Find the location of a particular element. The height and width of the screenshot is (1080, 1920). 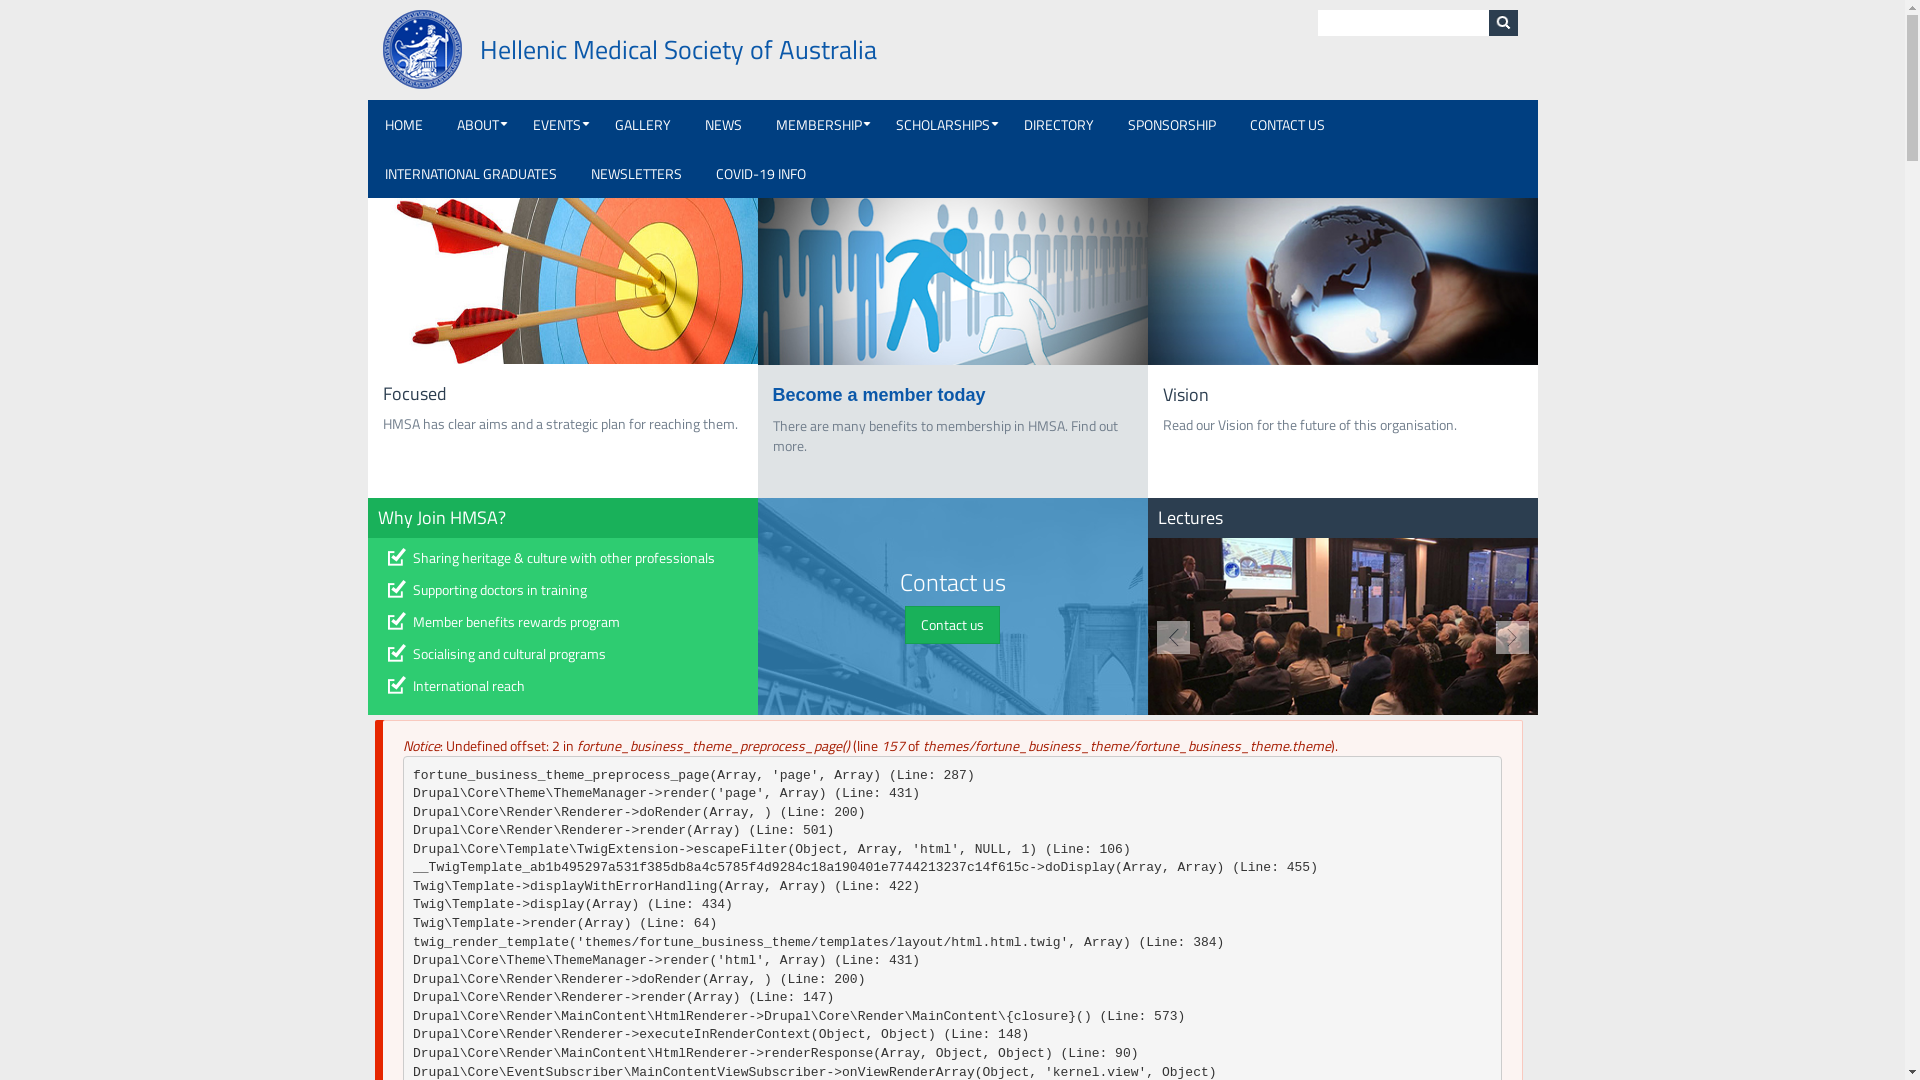

'GALLERY' is located at coordinates (643, 124).